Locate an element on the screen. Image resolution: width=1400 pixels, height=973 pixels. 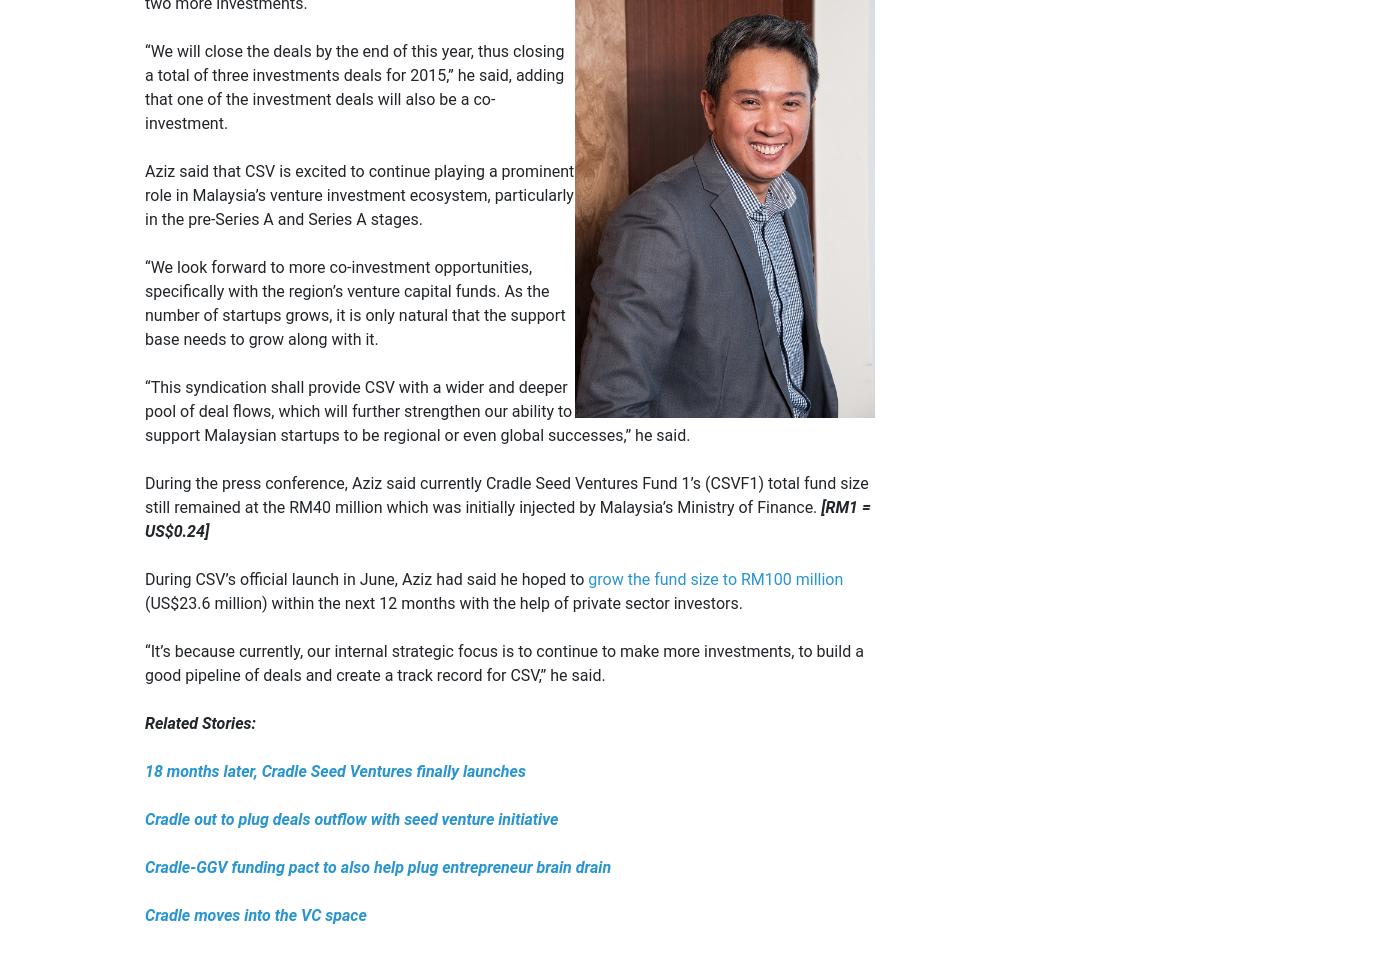
'grow the fund size to RM100 million' is located at coordinates (588, 578).